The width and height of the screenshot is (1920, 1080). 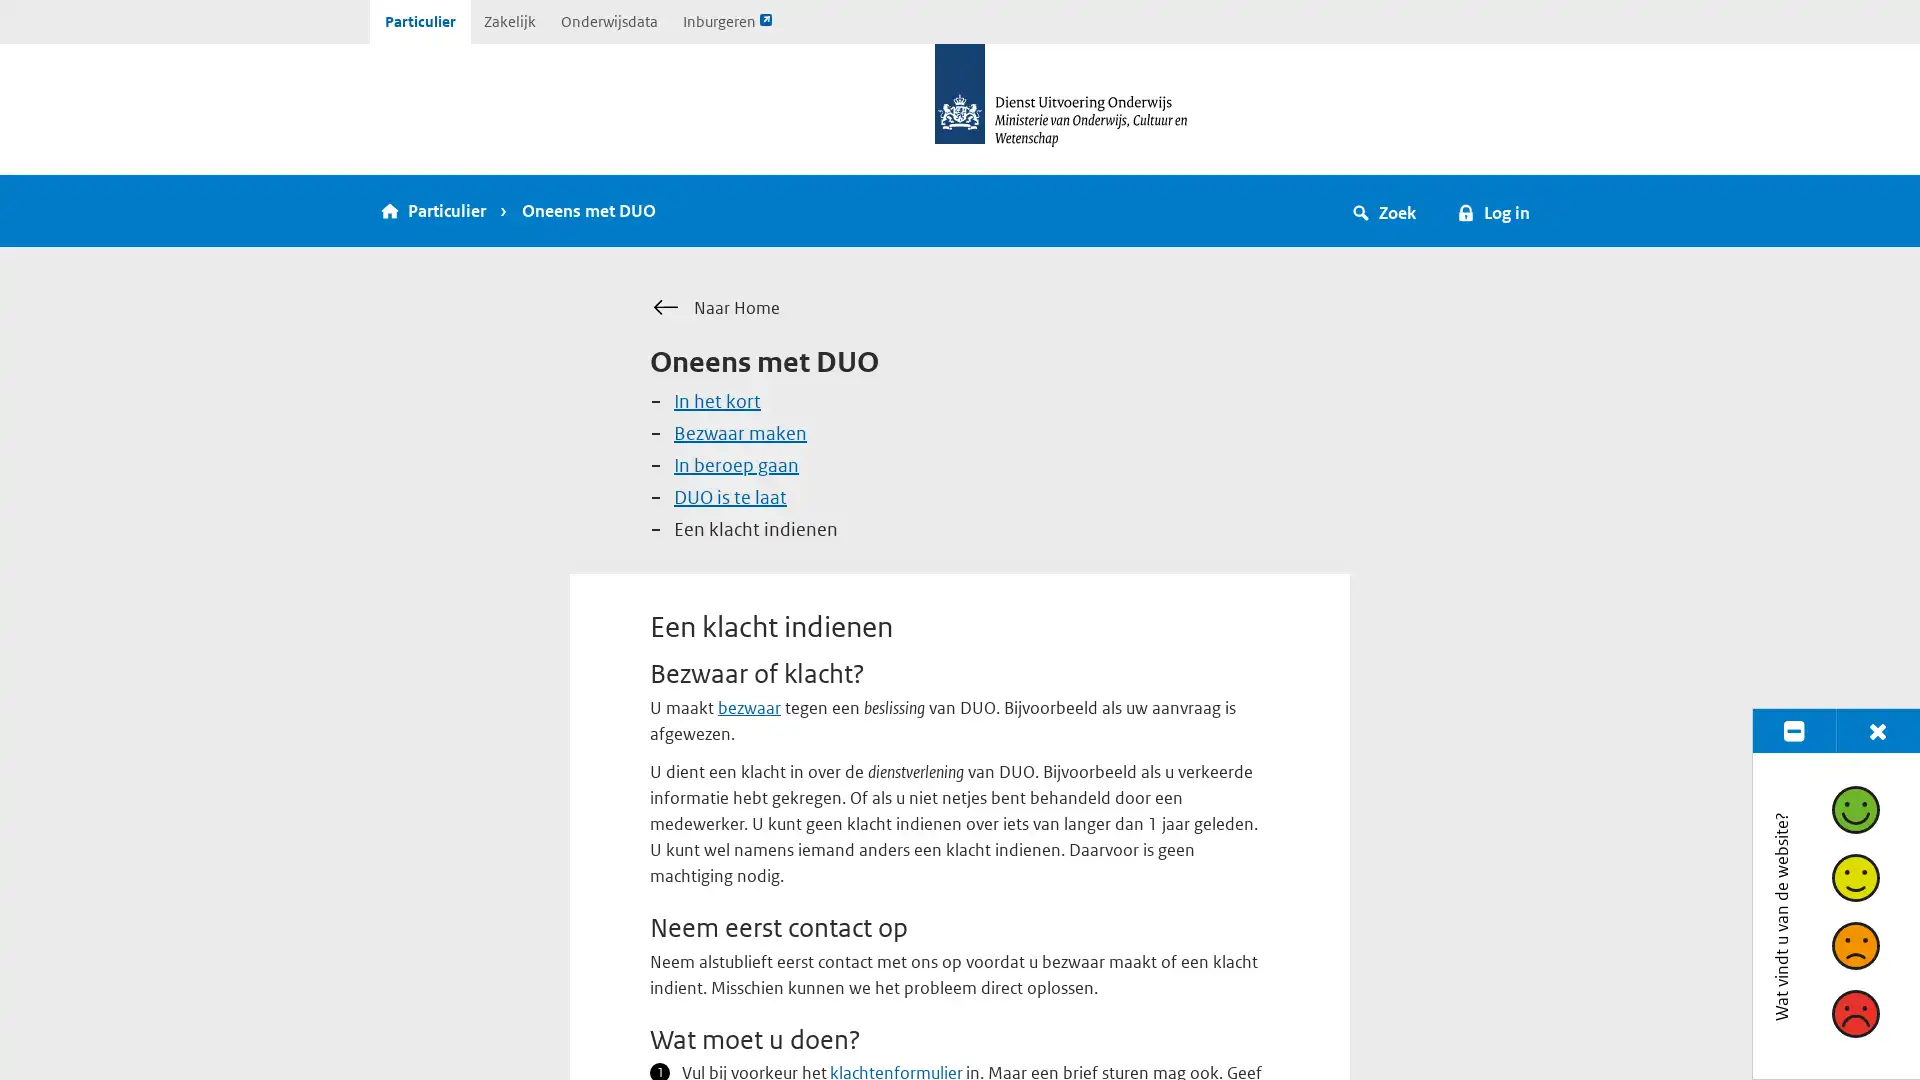 What do you see at coordinates (1492, 211) in the screenshot?
I see `Log in` at bounding box center [1492, 211].